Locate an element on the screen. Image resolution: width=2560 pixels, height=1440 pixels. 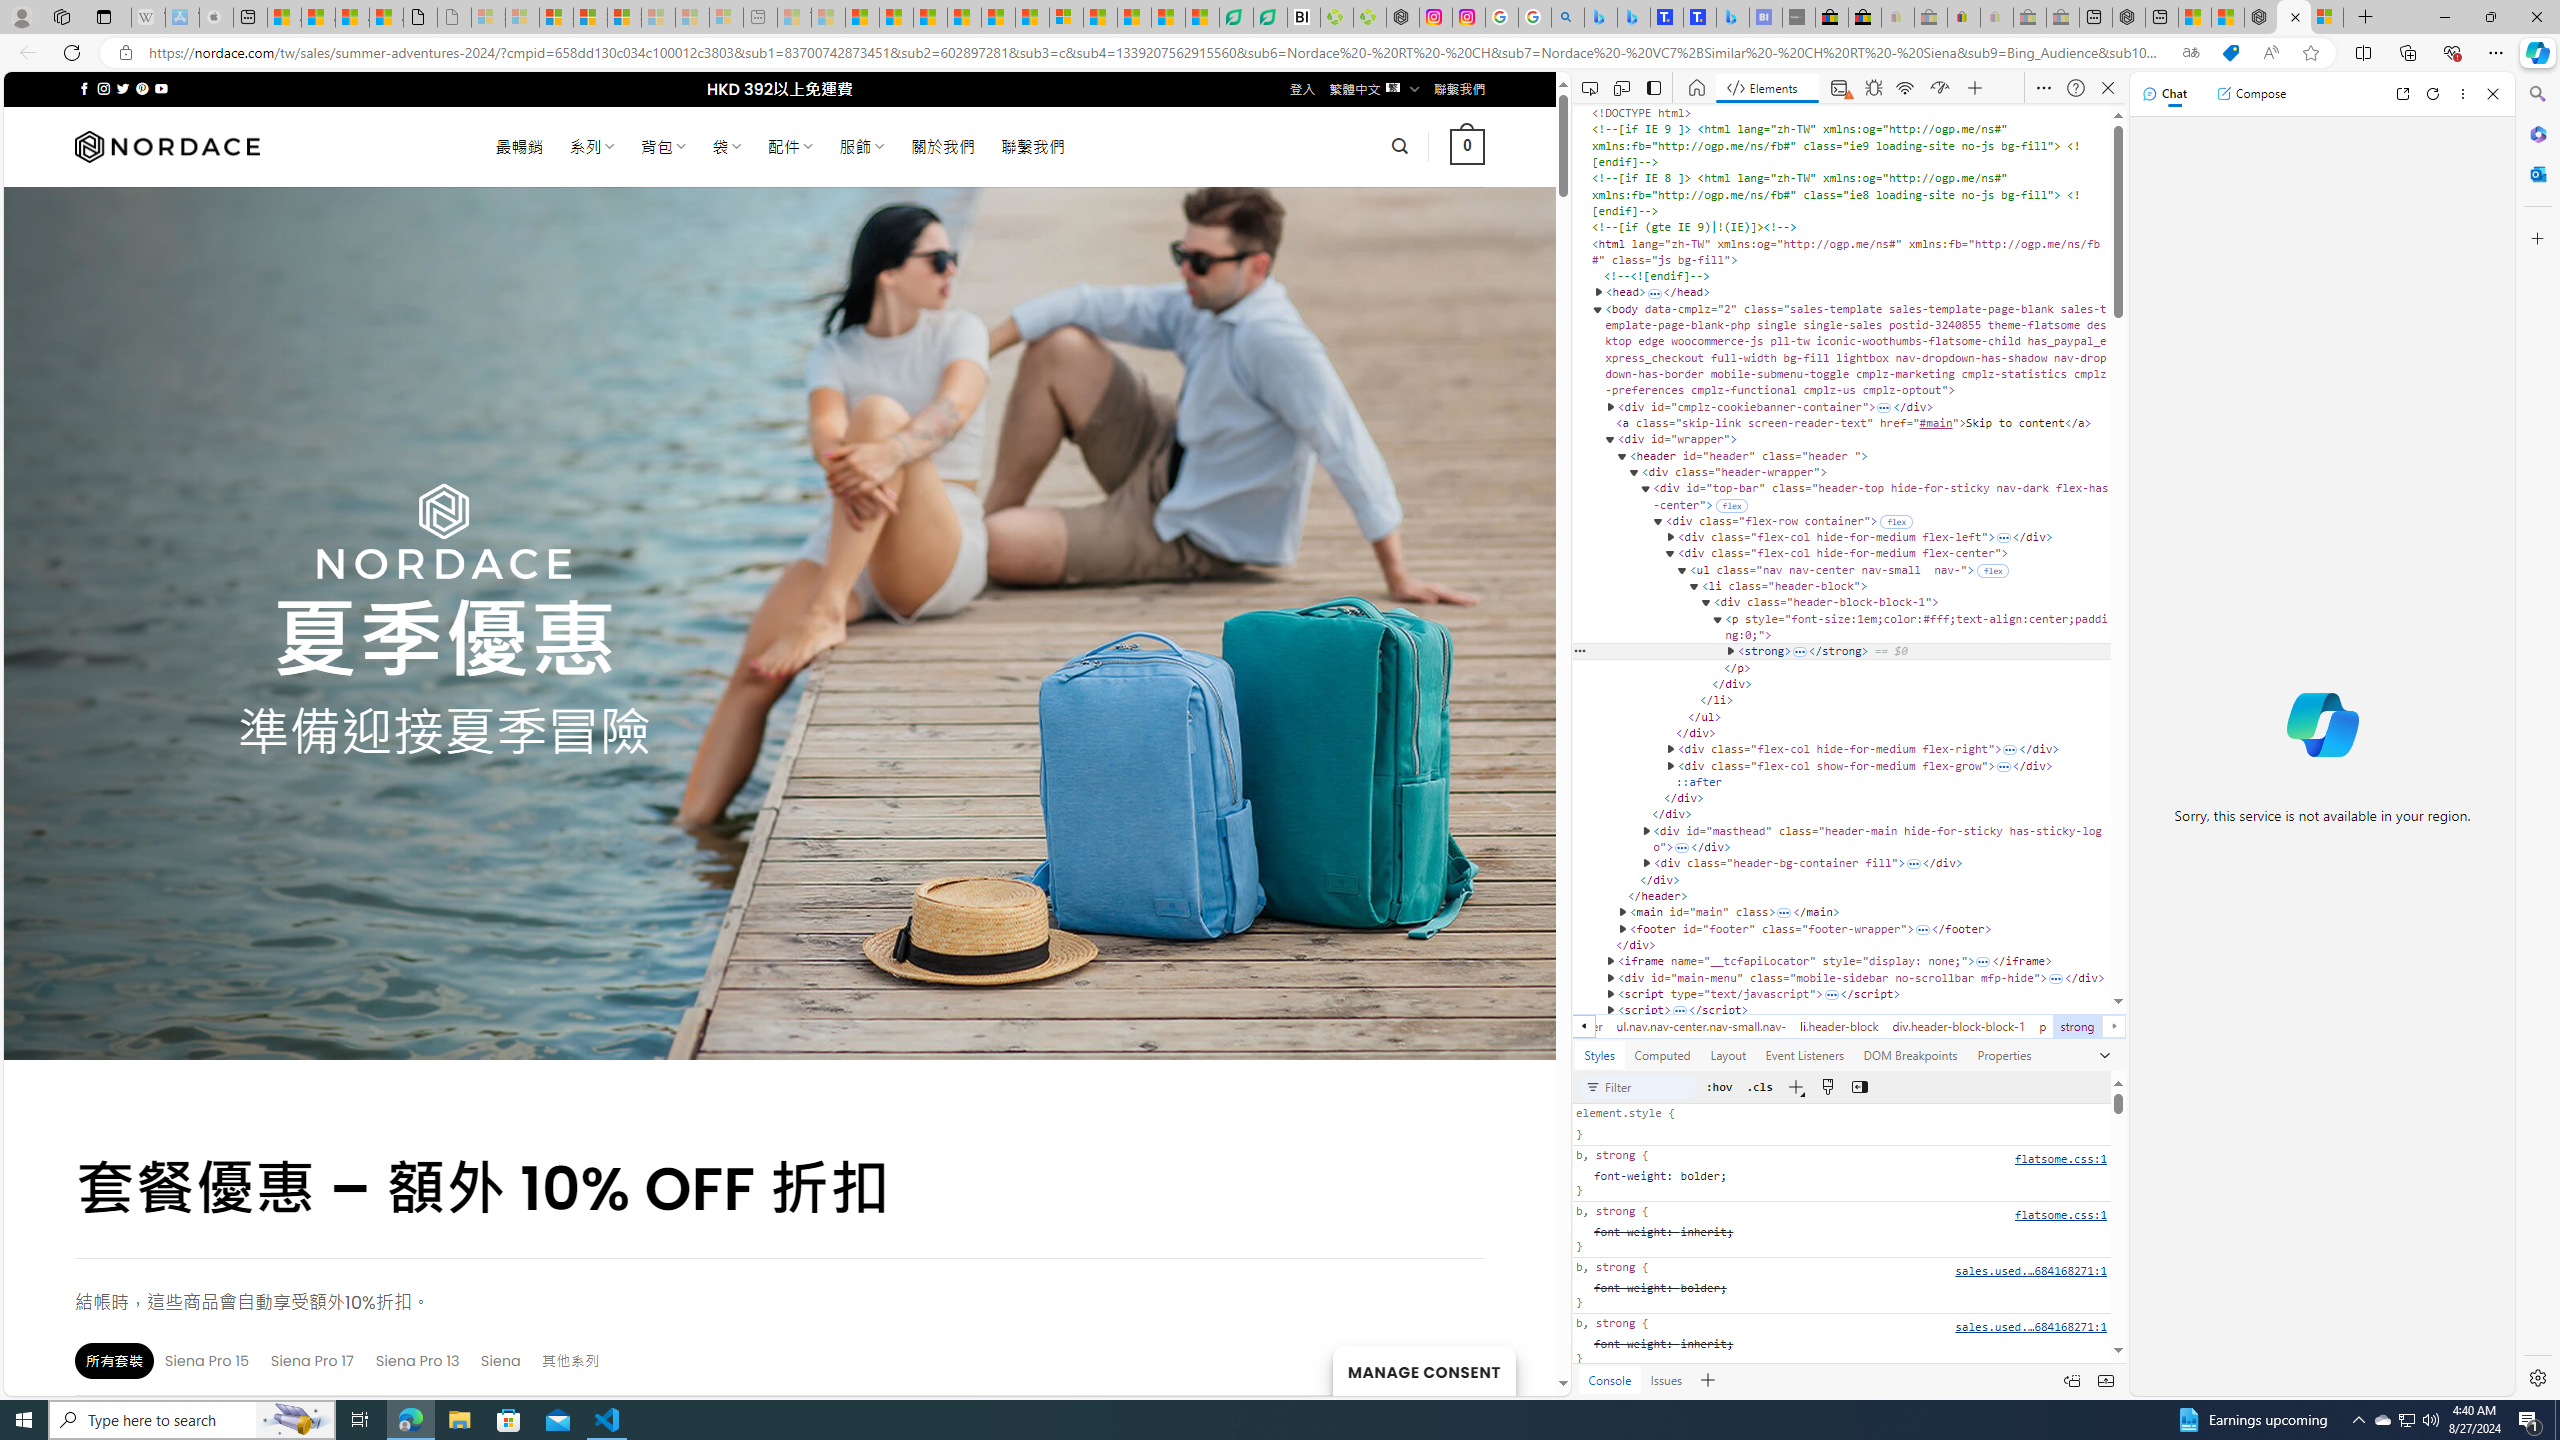
'Filter' is located at coordinates (1648, 1085).